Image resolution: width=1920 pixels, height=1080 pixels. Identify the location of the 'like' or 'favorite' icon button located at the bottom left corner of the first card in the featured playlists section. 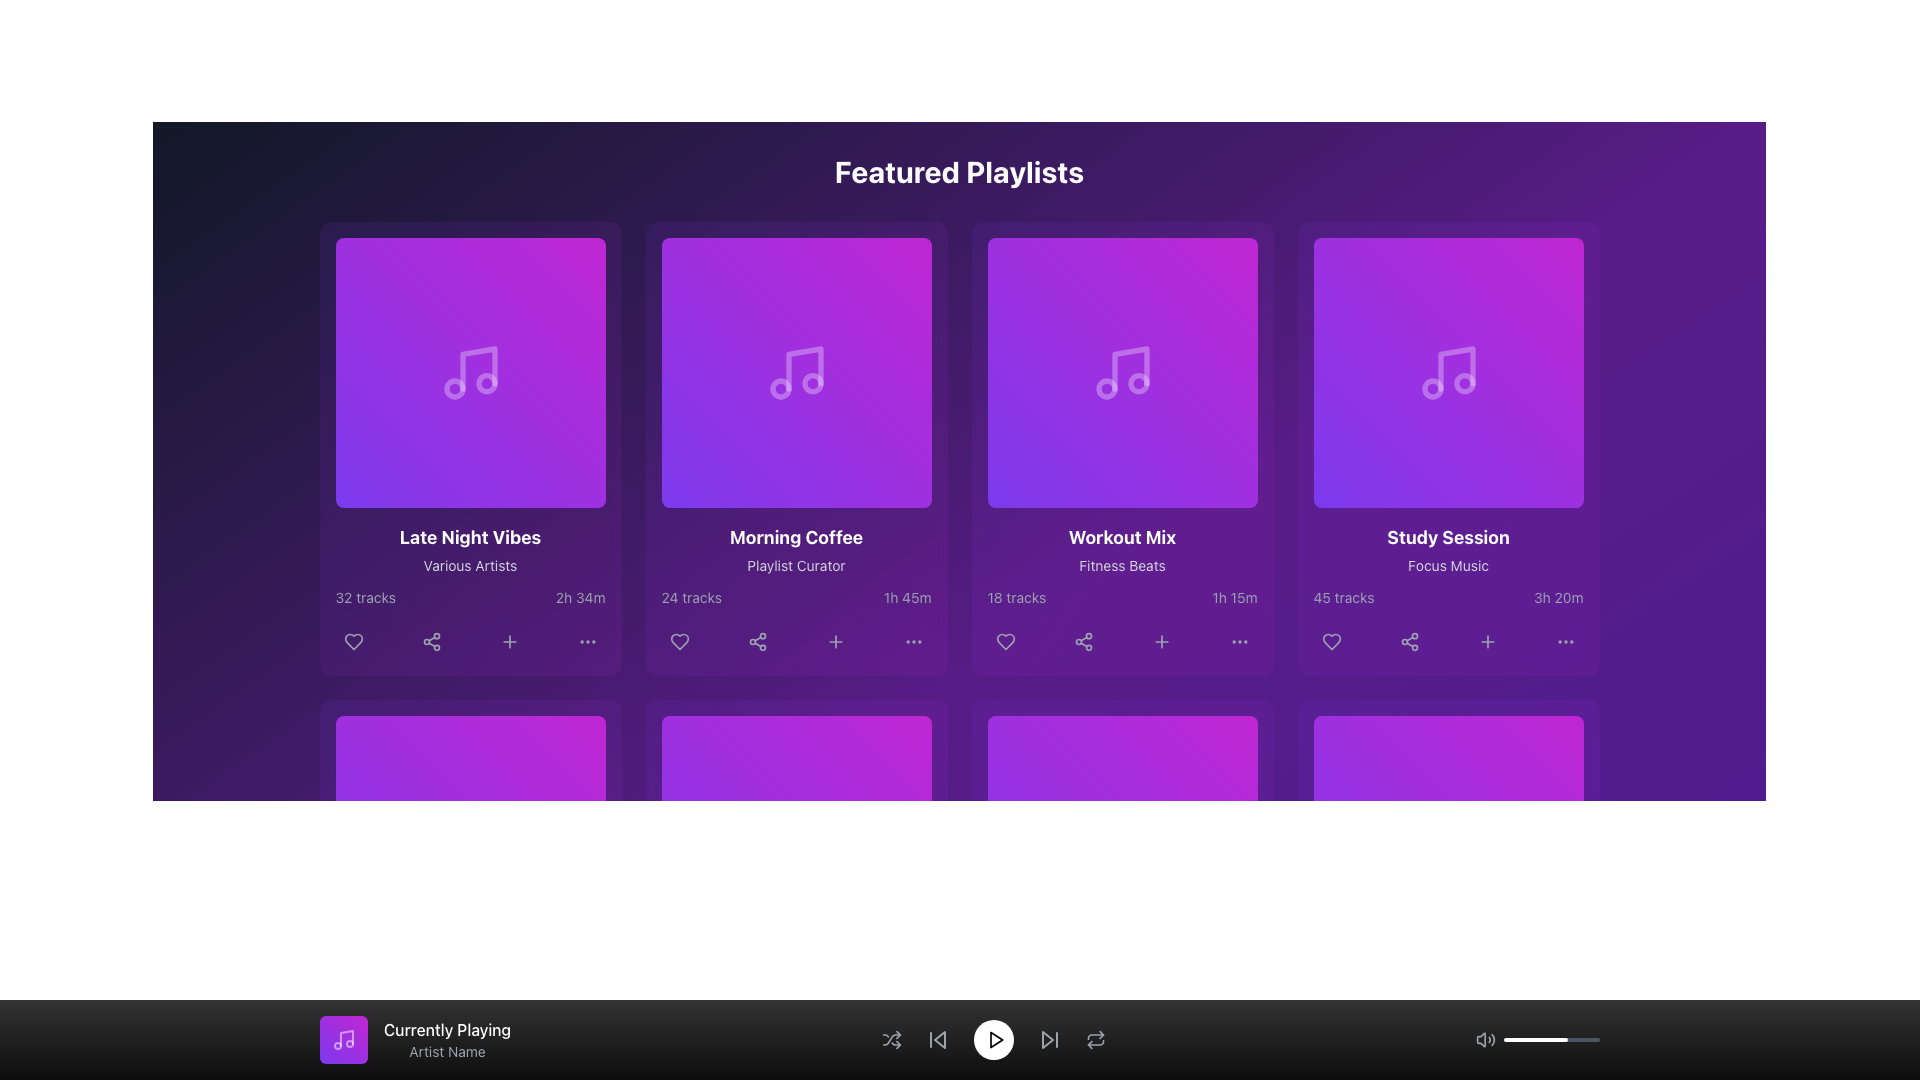
(353, 641).